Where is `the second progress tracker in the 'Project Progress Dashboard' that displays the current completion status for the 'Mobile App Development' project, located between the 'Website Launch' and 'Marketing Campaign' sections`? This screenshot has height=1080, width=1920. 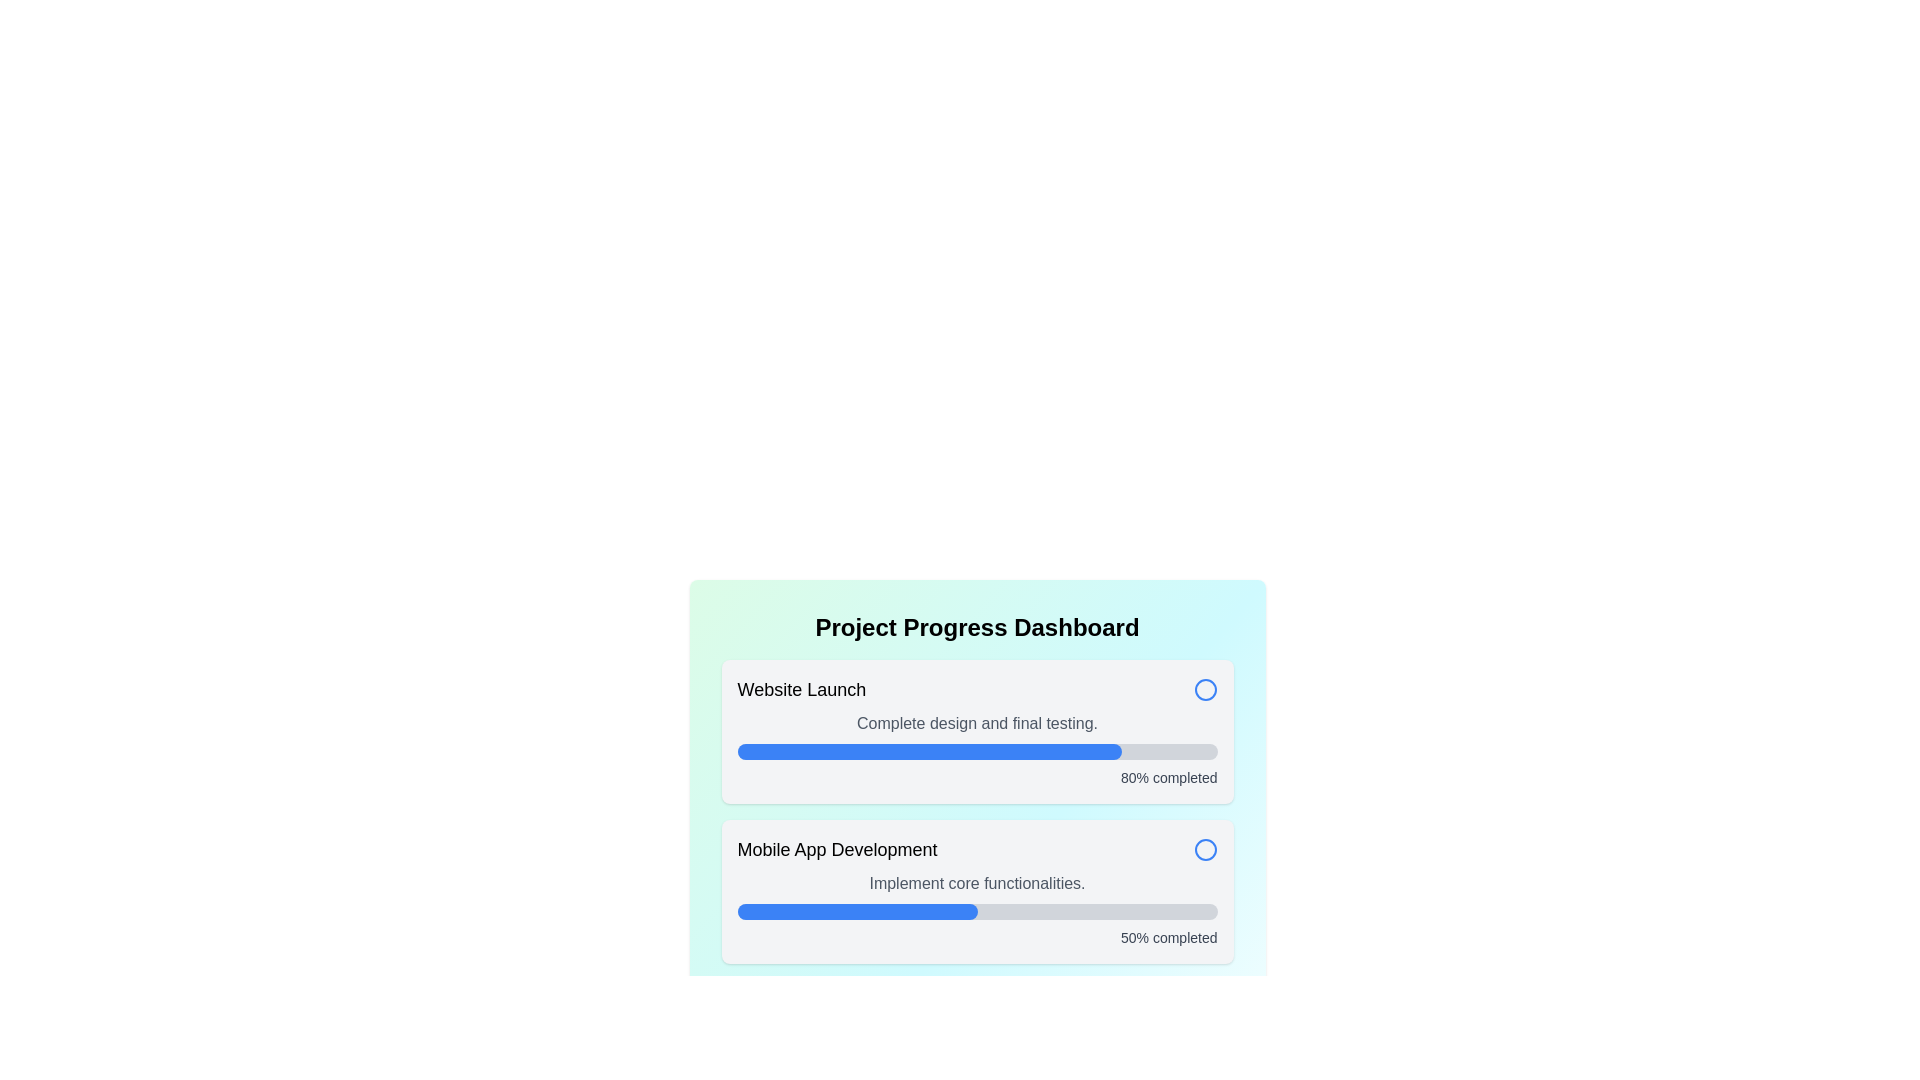 the second progress tracker in the 'Project Progress Dashboard' that displays the current completion status for the 'Mobile App Development' project, located between the 'Website Launch' and 'Marketing Campaign' sections is located at coordinates (977, 890).